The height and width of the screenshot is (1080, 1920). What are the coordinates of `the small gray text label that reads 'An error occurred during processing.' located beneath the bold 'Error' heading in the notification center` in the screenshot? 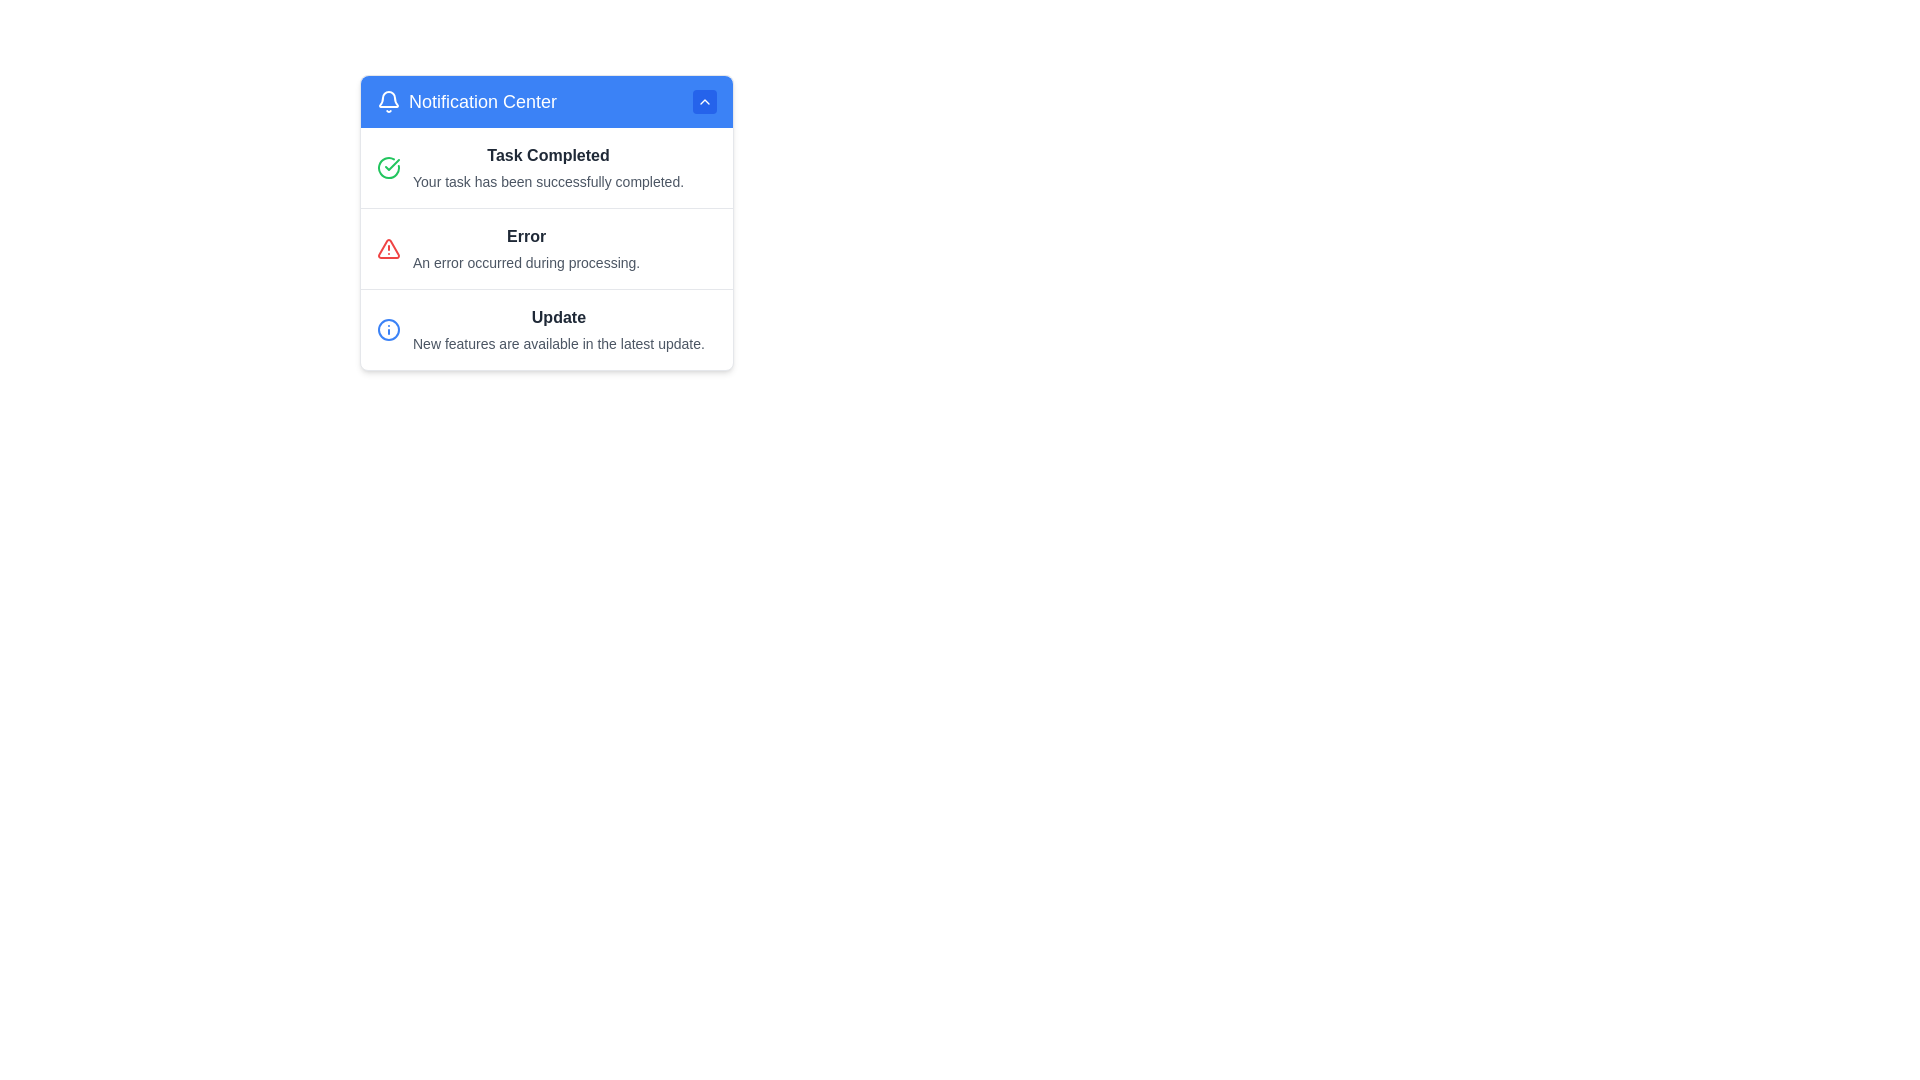 It's located at (526, 261).